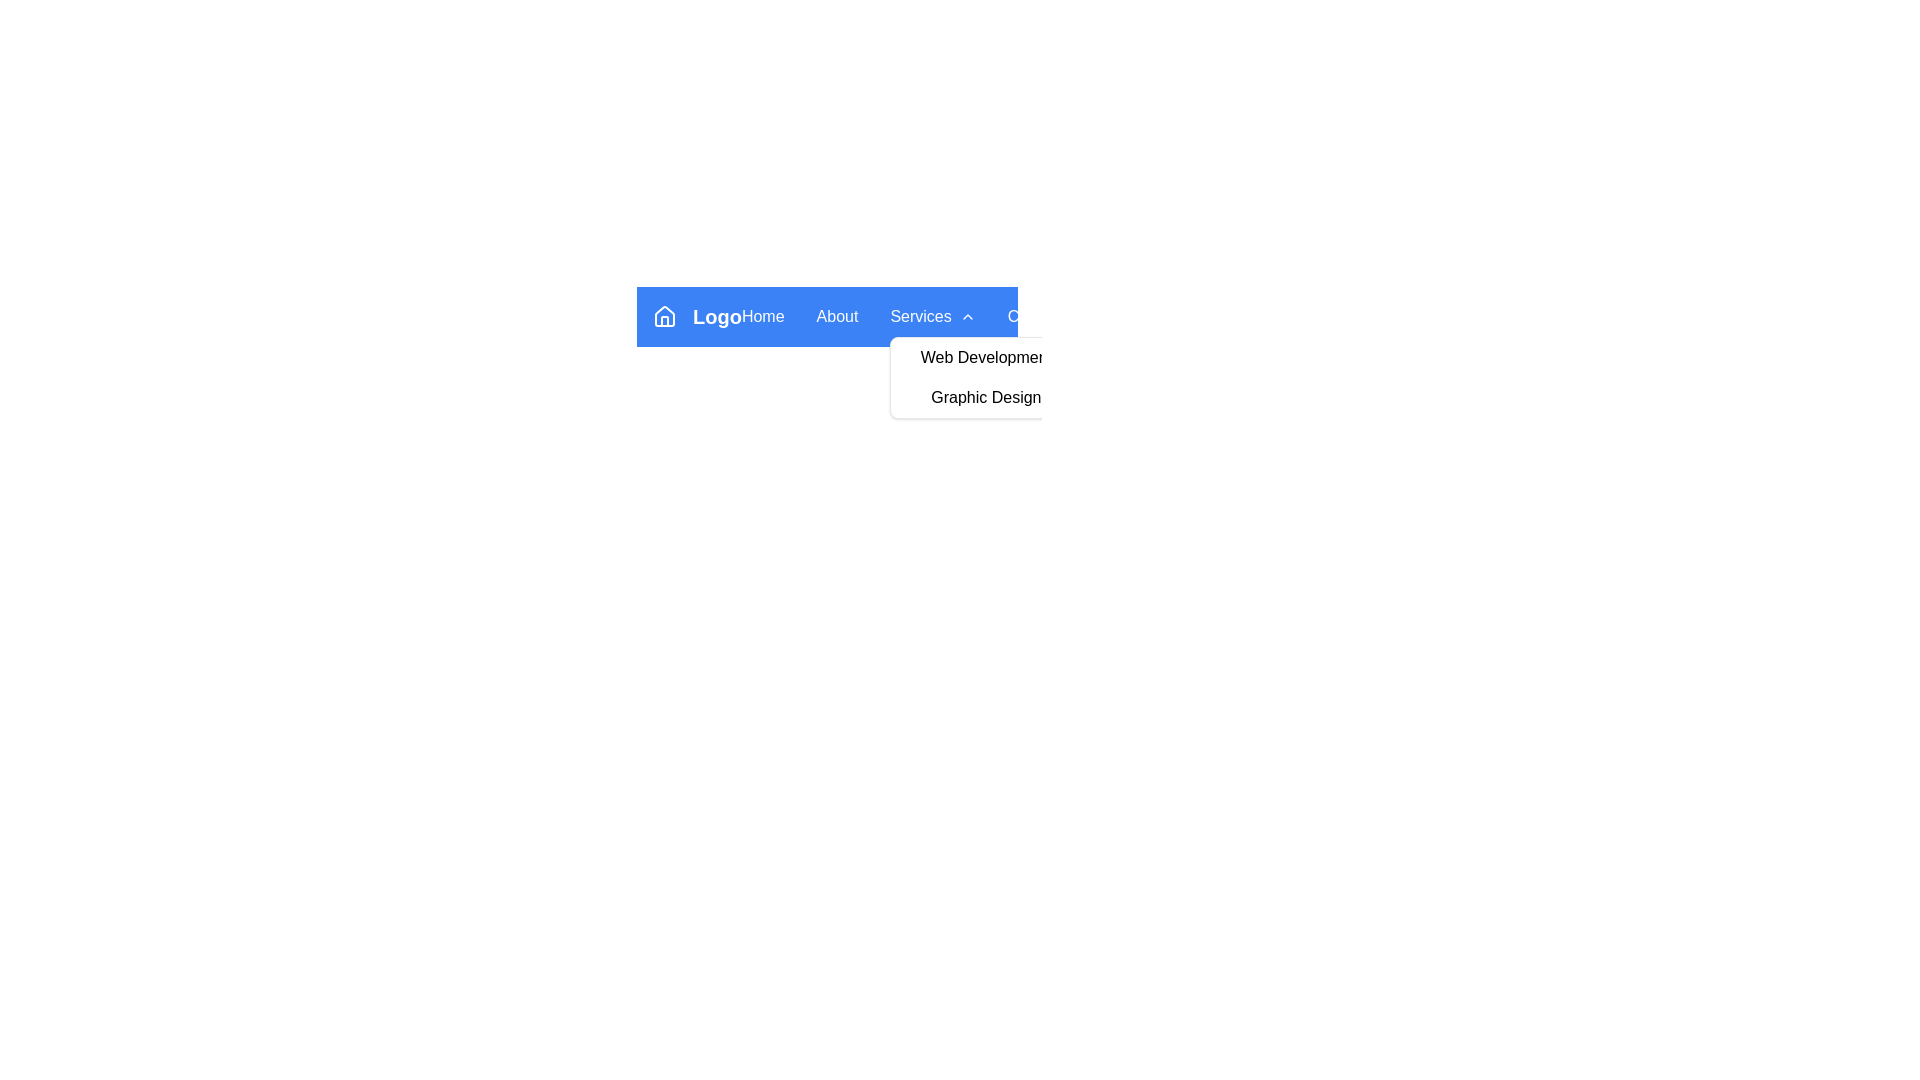 The image size is (1920, 1080). I want to click on hyperlink text element located in the navigation bar, which serves as a link to the 'About' page, positioned between the 'Home' link and the 'Services' dropdown menu, so click(837, 315).